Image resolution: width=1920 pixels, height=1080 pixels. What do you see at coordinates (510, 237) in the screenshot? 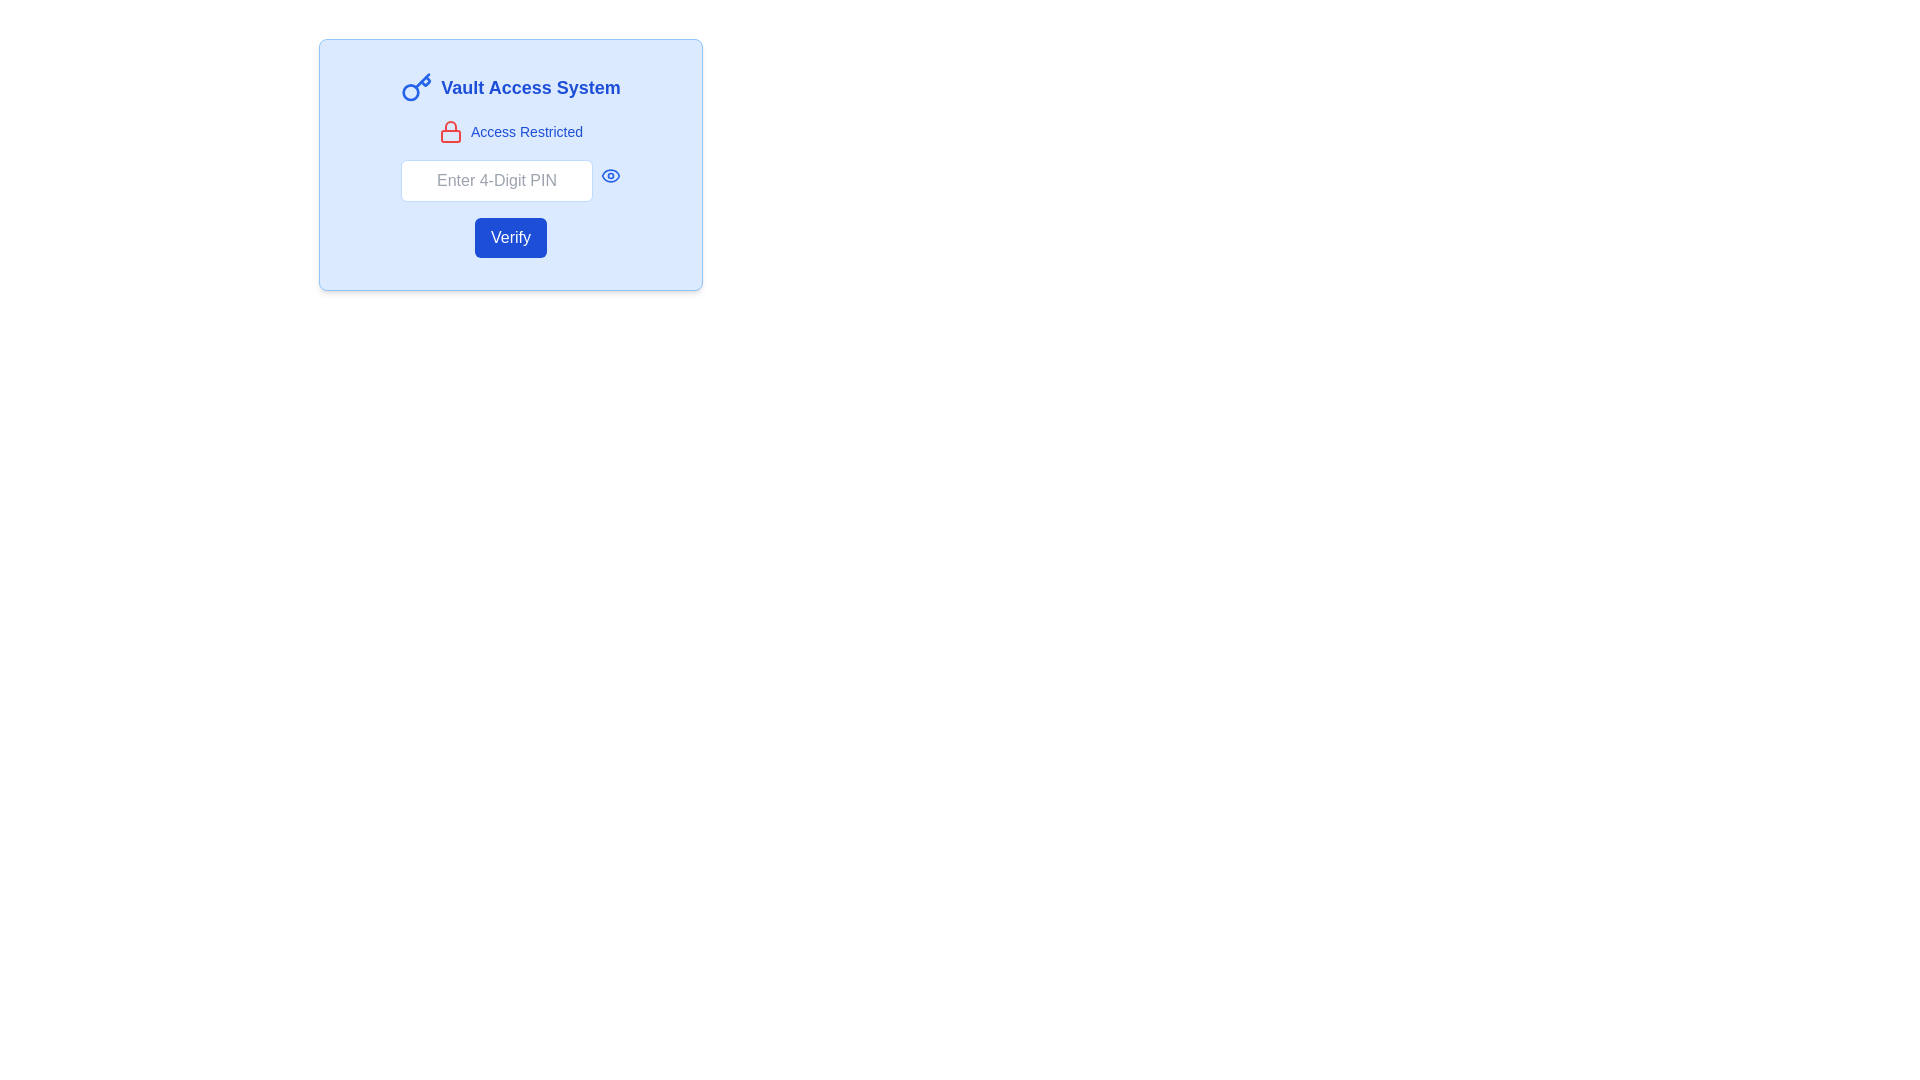
I see `the 'Submit' button in the 'Vault Access System' card to observe any hover styling effects` at bounding box center [510, 237].